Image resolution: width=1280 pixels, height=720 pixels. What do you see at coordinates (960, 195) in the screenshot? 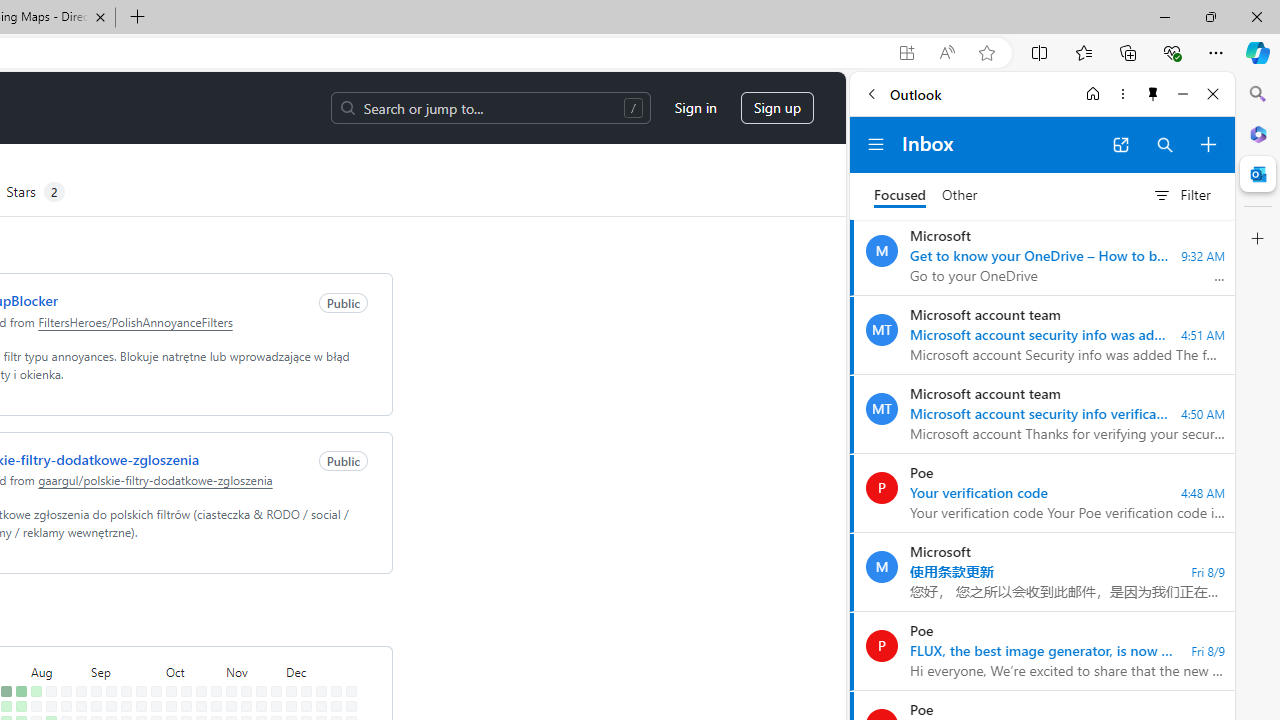
I see `'Other'` at bounding box center [960, 195].